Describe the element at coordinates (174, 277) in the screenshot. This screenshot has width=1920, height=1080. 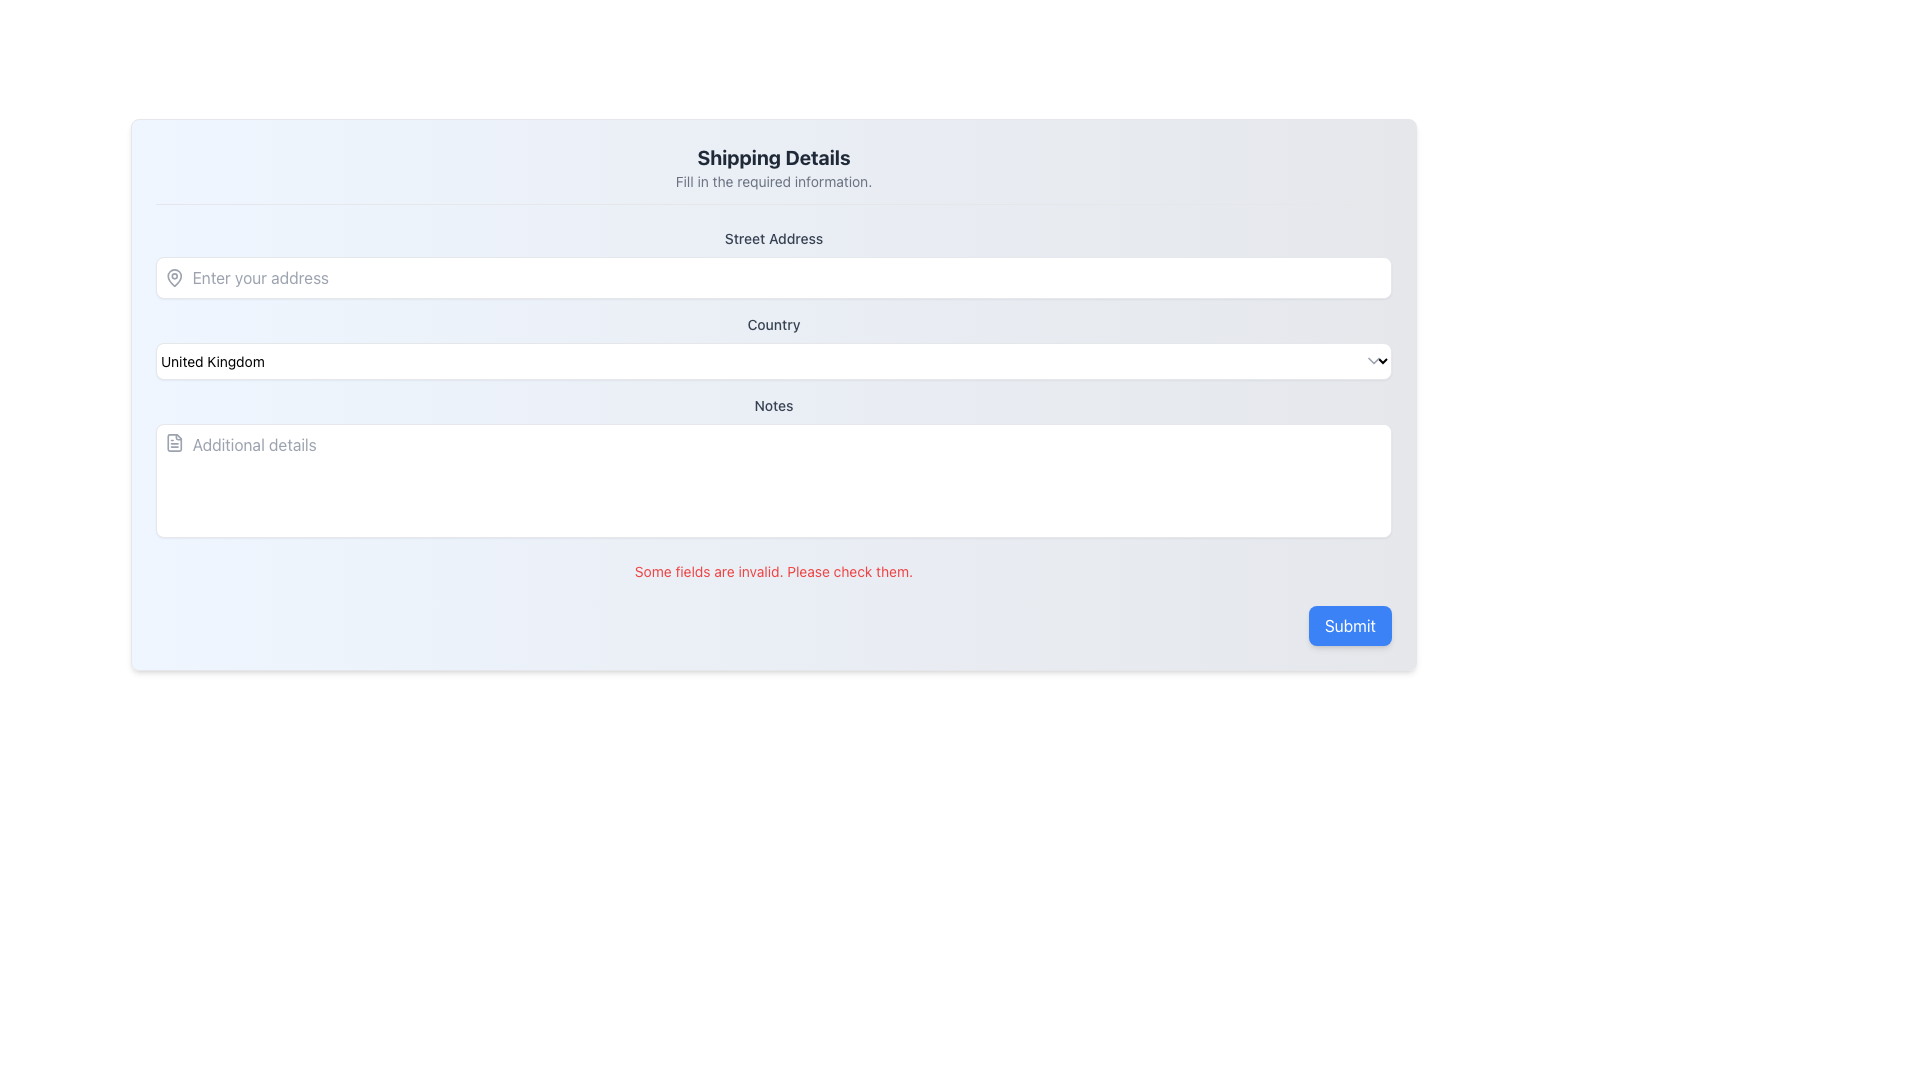
I see `the location input icon located to the left of the 'Enter your address' input field` at that location.